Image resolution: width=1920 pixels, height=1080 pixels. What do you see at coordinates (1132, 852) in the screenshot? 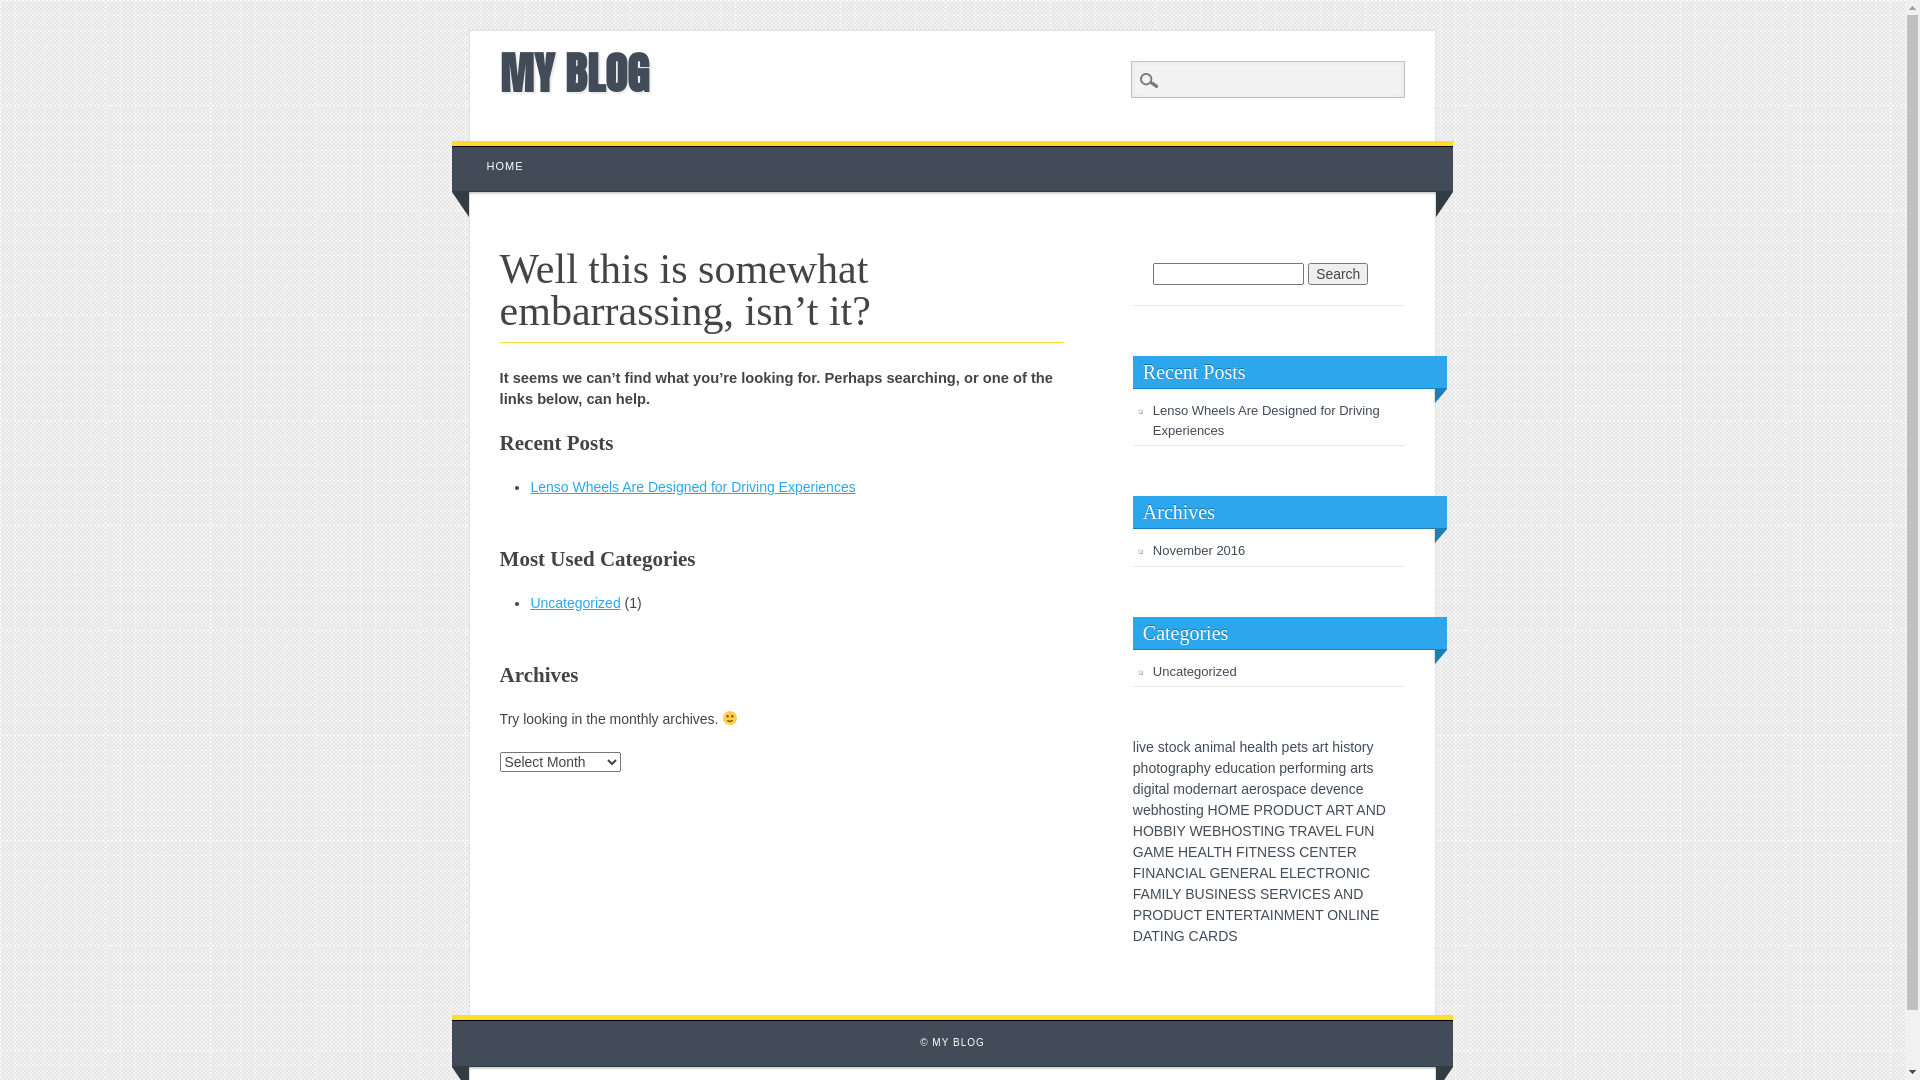
I see `'G'` at bounding box center [1132, 852].